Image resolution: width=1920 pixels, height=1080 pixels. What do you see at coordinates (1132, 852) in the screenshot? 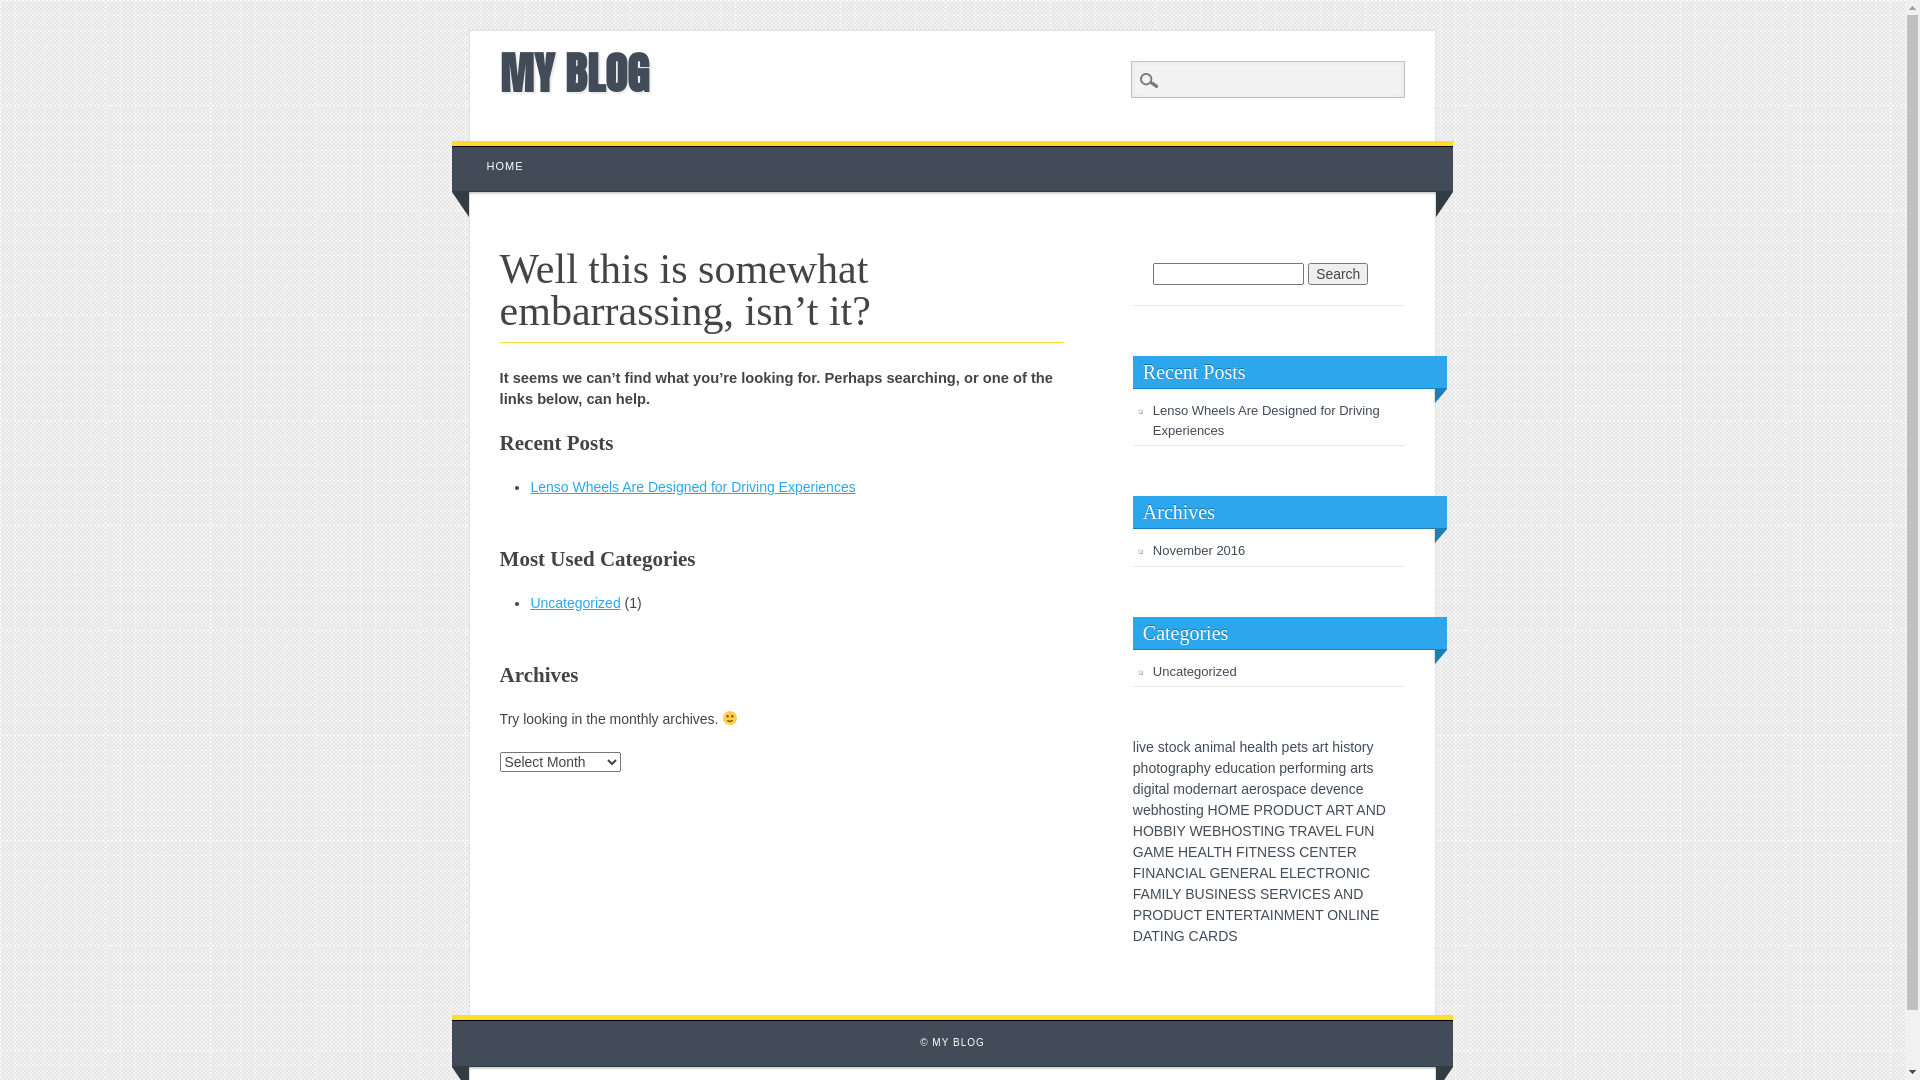
I see `'G'` at bounding box center [1132, 852].